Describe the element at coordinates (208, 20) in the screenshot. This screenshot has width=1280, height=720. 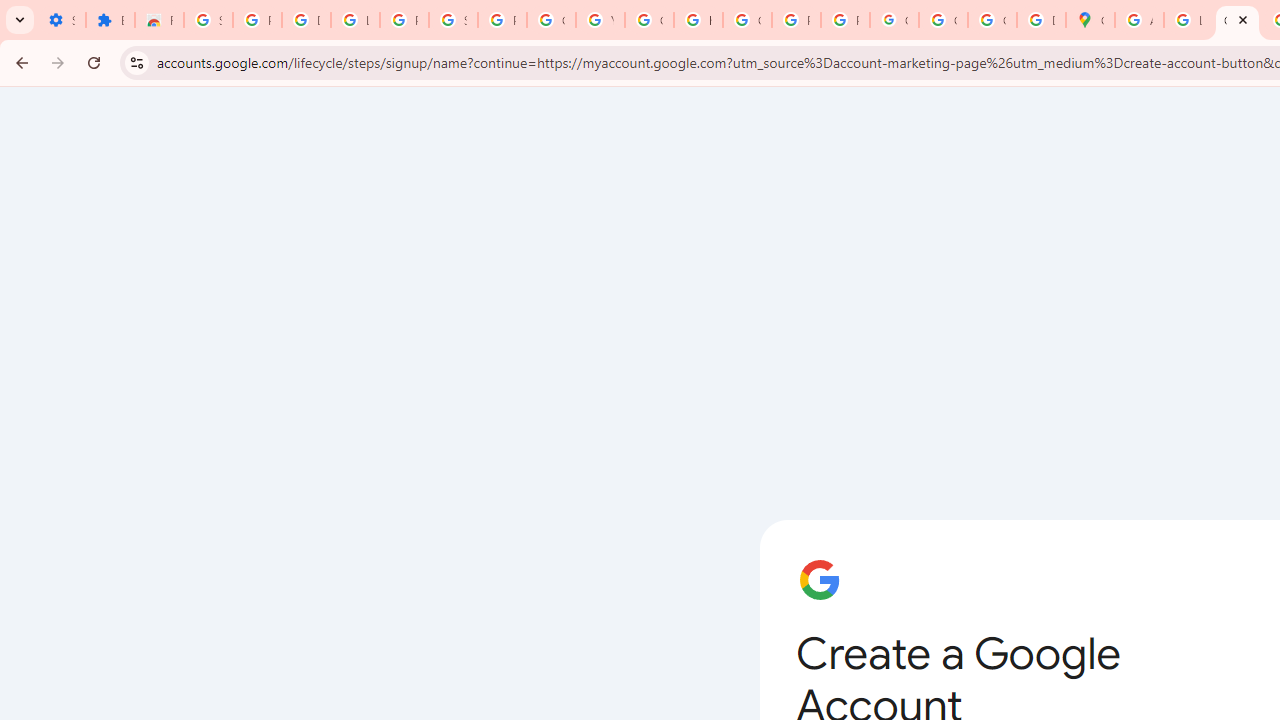
I see `'Sign in - Google Accounts'` at that location.